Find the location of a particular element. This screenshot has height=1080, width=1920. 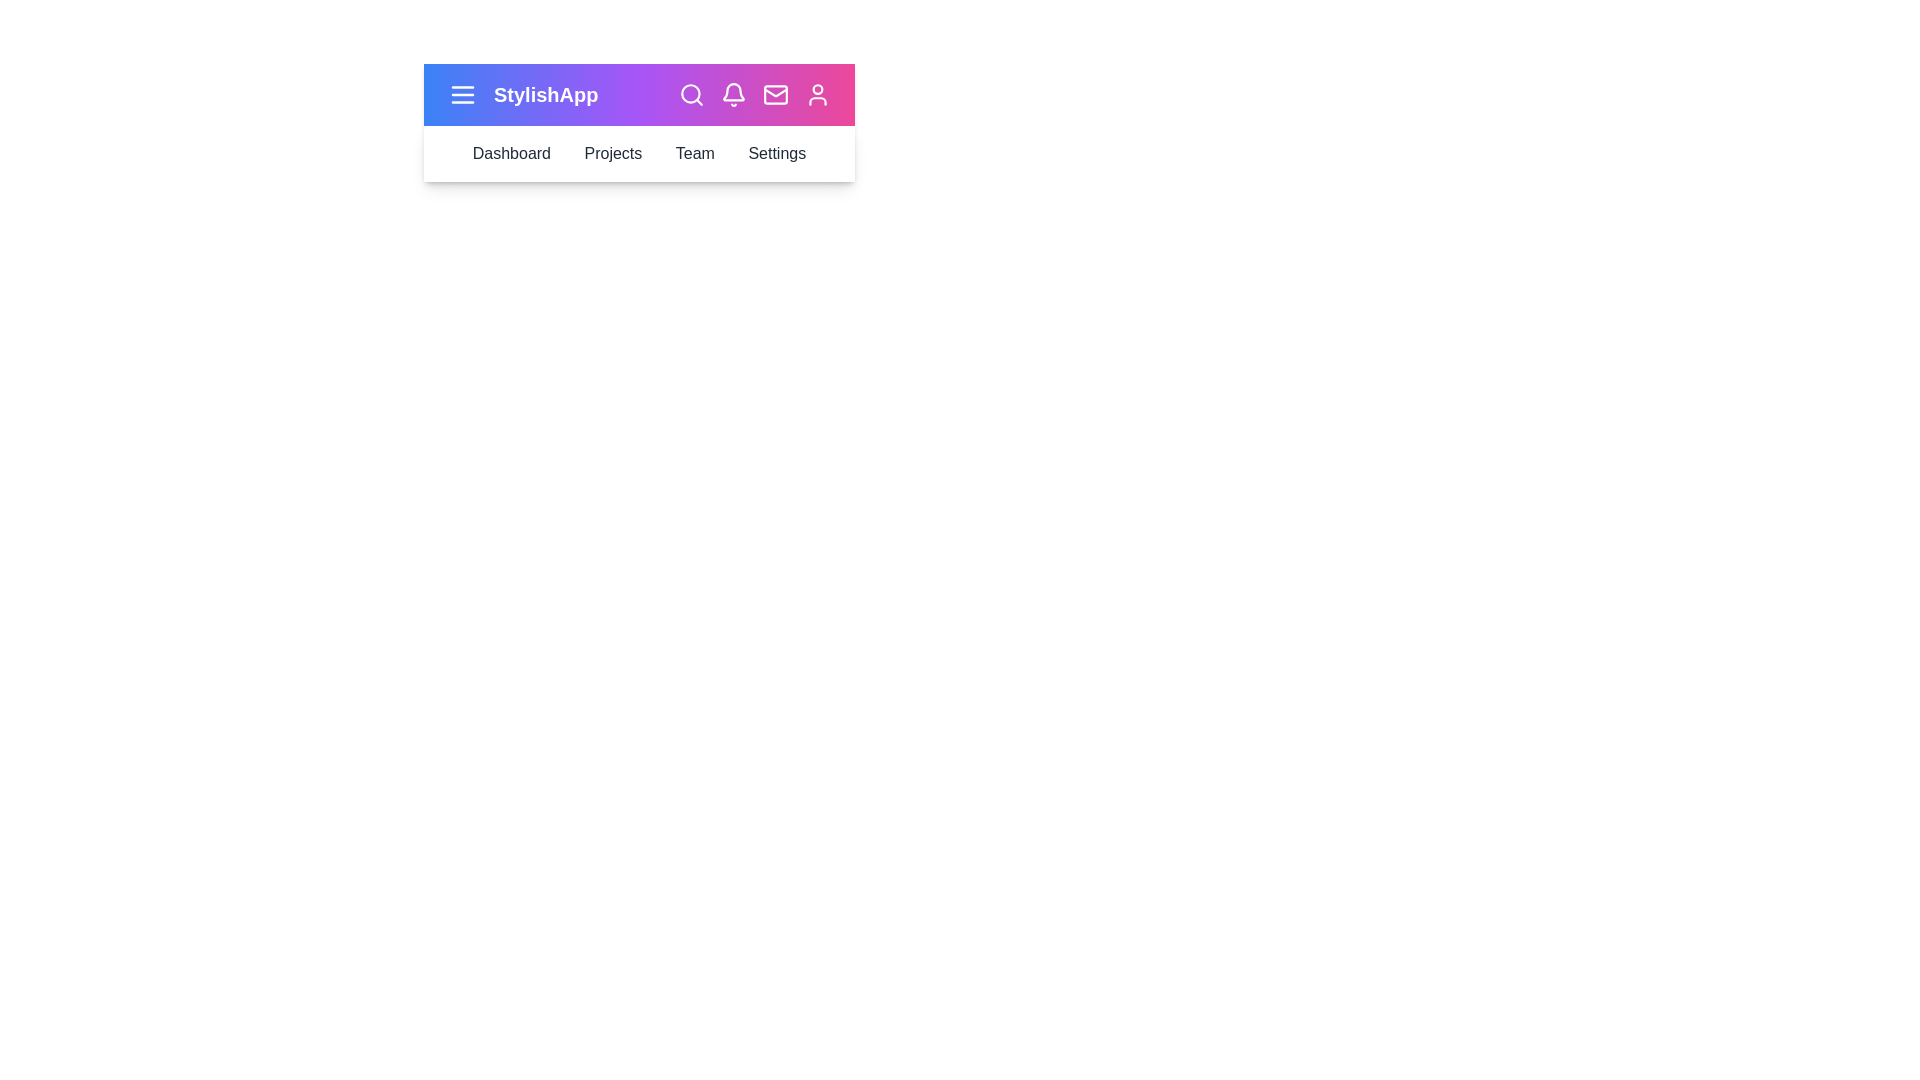

the 'Team' navigation item is located at coordinates (695, 153).